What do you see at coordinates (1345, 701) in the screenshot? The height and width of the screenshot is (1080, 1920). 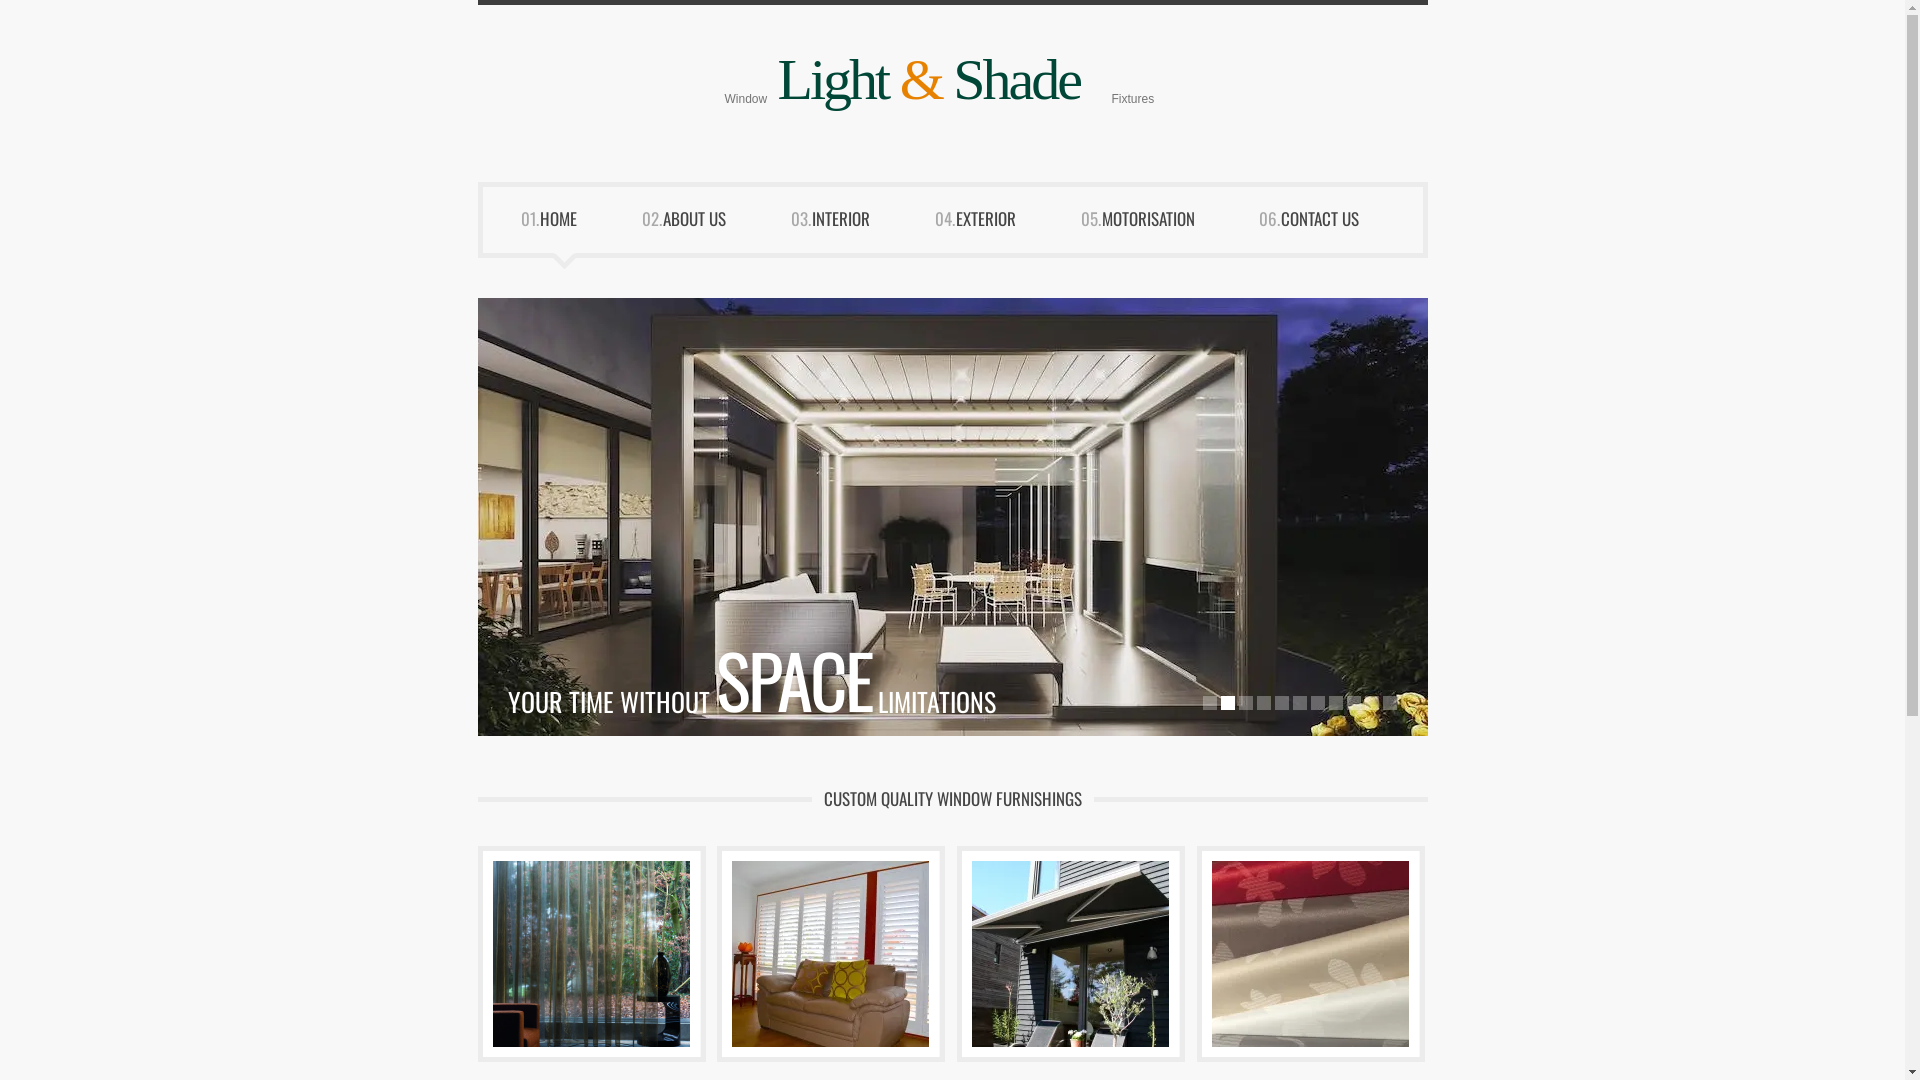 I see `'9'` at bounding box center [1345, 701].